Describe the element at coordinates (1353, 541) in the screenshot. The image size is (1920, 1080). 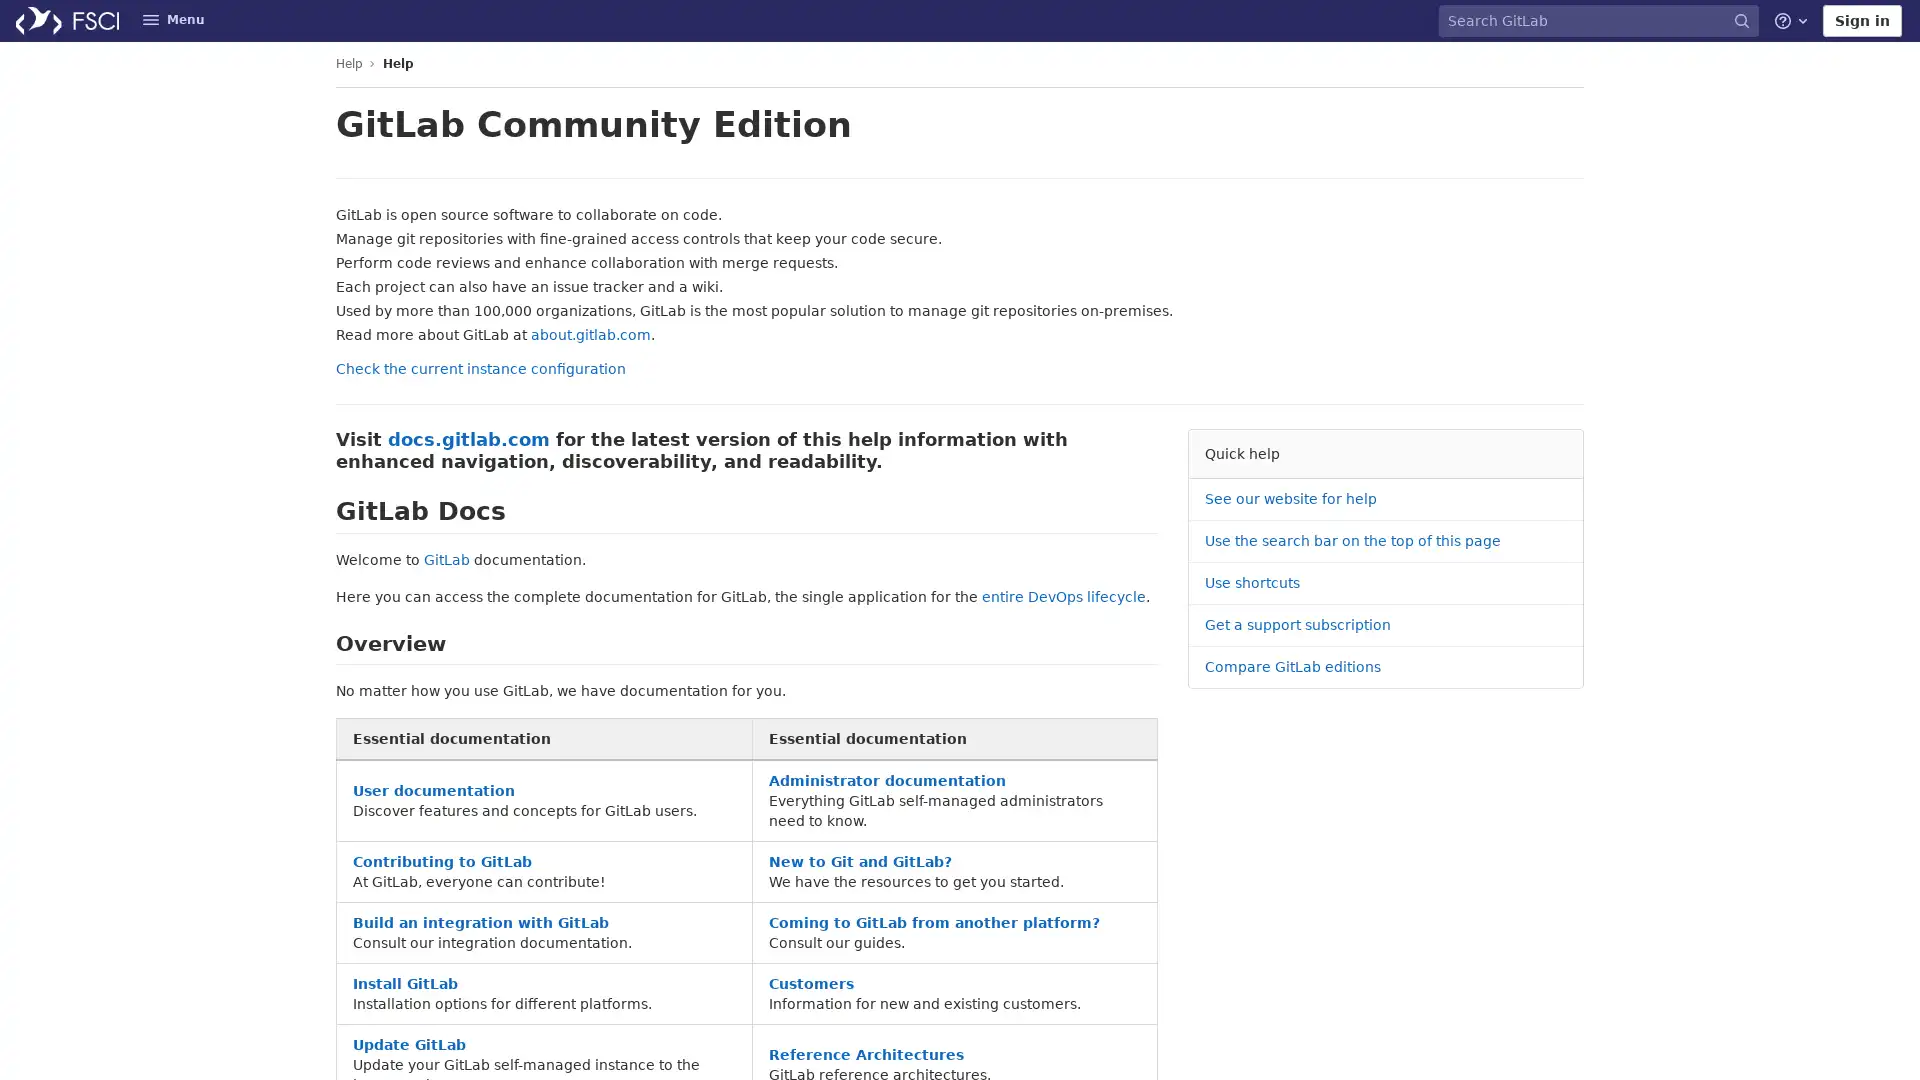
I see `Use the search bar on the top of this page` at that location.